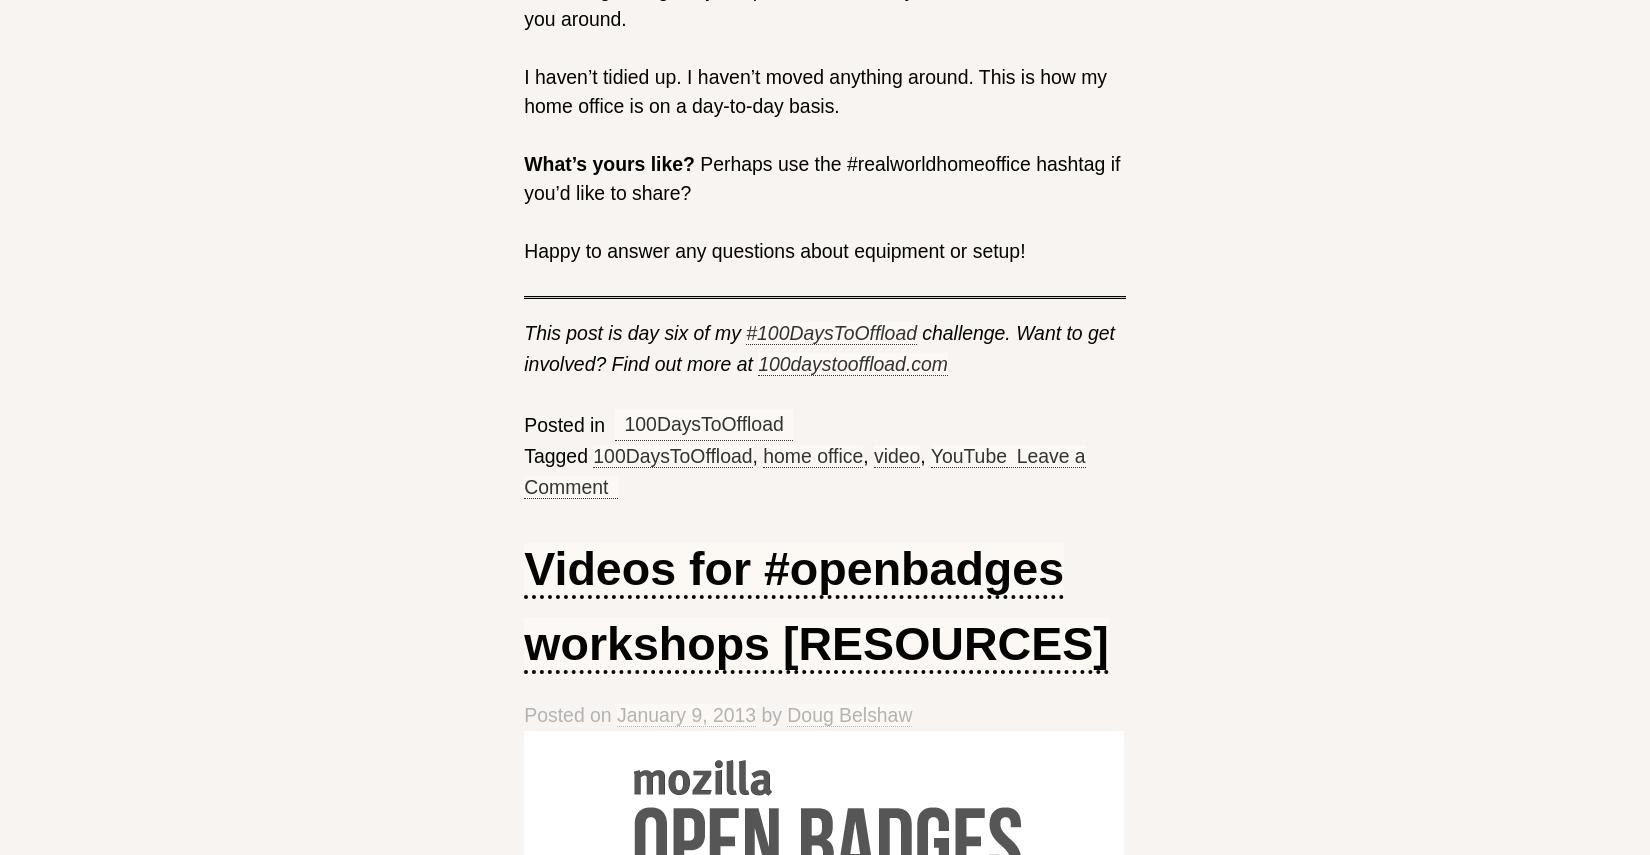 The width and height of the screenshot is (1650, 855). Describe the element at coordinates (757, 362) in the screenshot. I see `'100daystooffload.com'` at that location.